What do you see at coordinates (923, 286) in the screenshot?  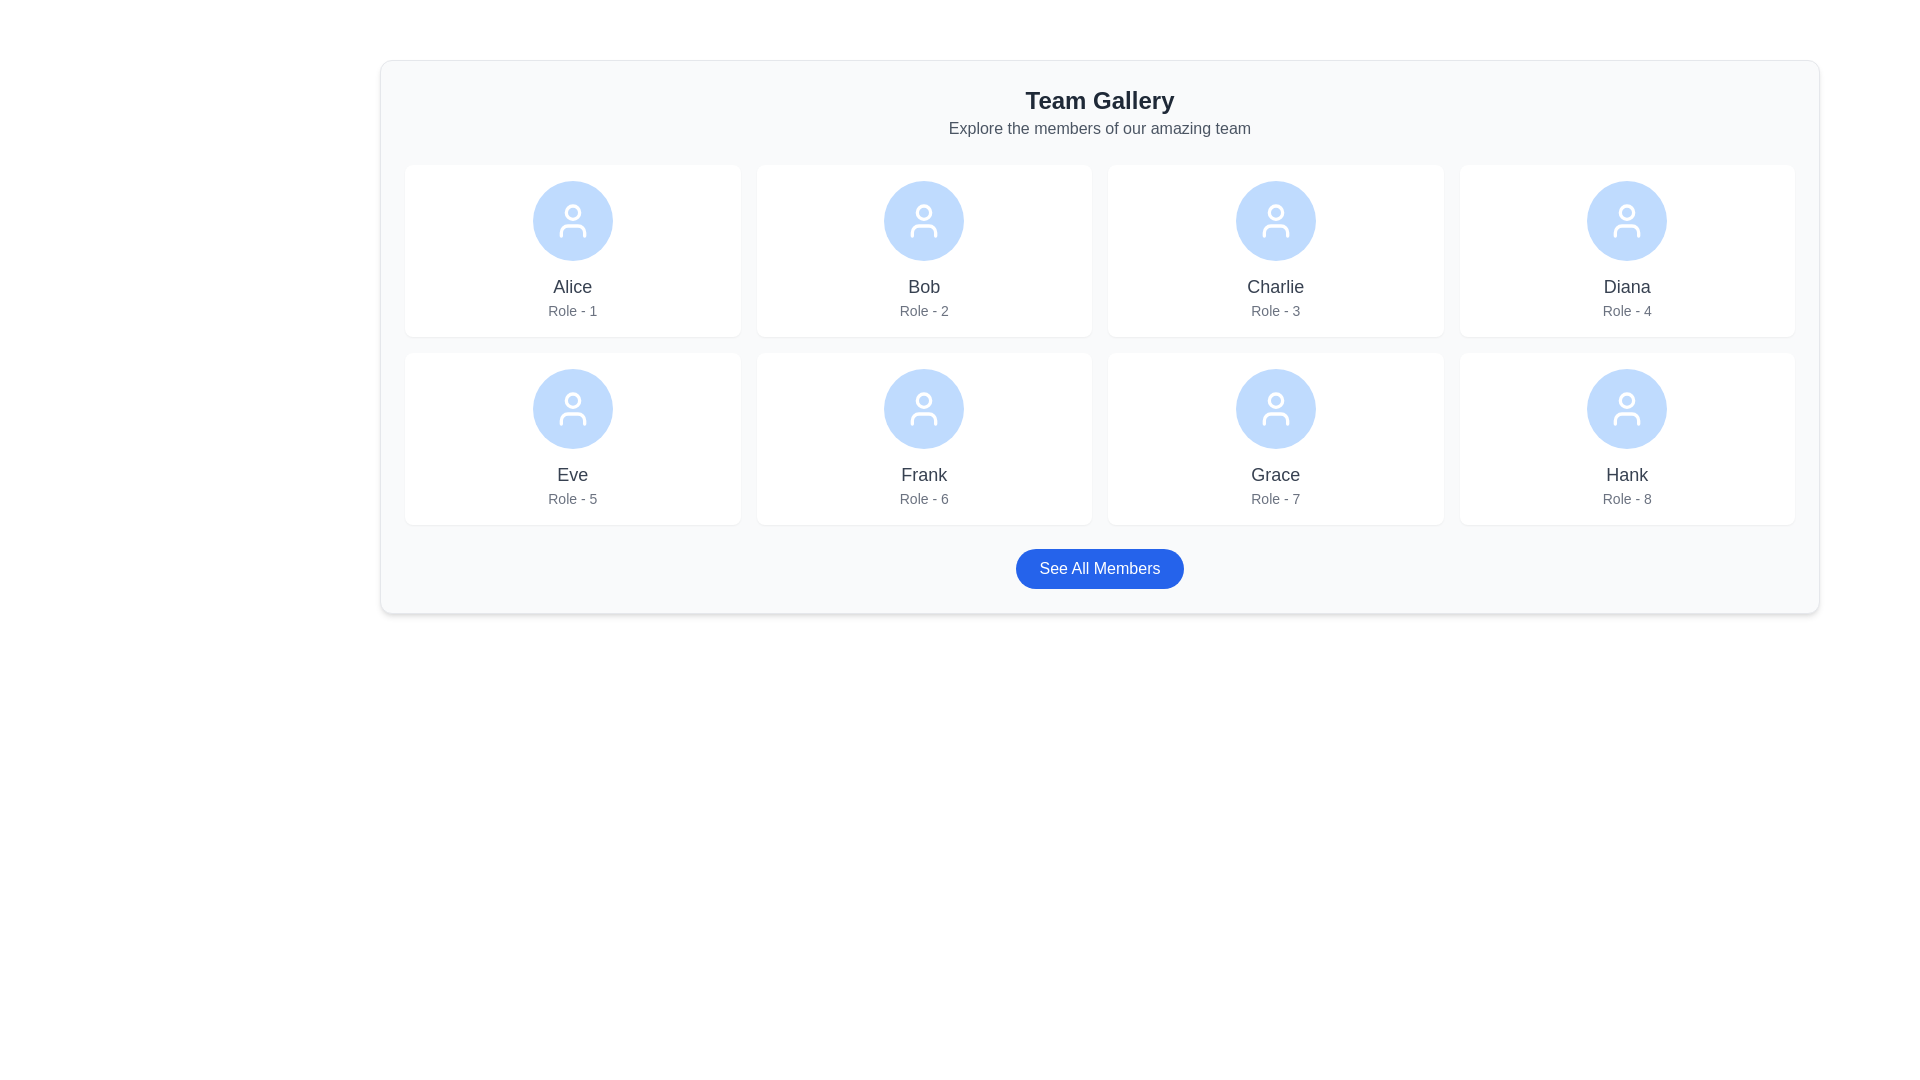 I see `text of the label displaying the name 'Bob' located in the card labeled 'Role - 2' in the second column of the top row of a grid layout, positioned above the role description text and below a circular avatar icon` at bounding box center [923, 286].